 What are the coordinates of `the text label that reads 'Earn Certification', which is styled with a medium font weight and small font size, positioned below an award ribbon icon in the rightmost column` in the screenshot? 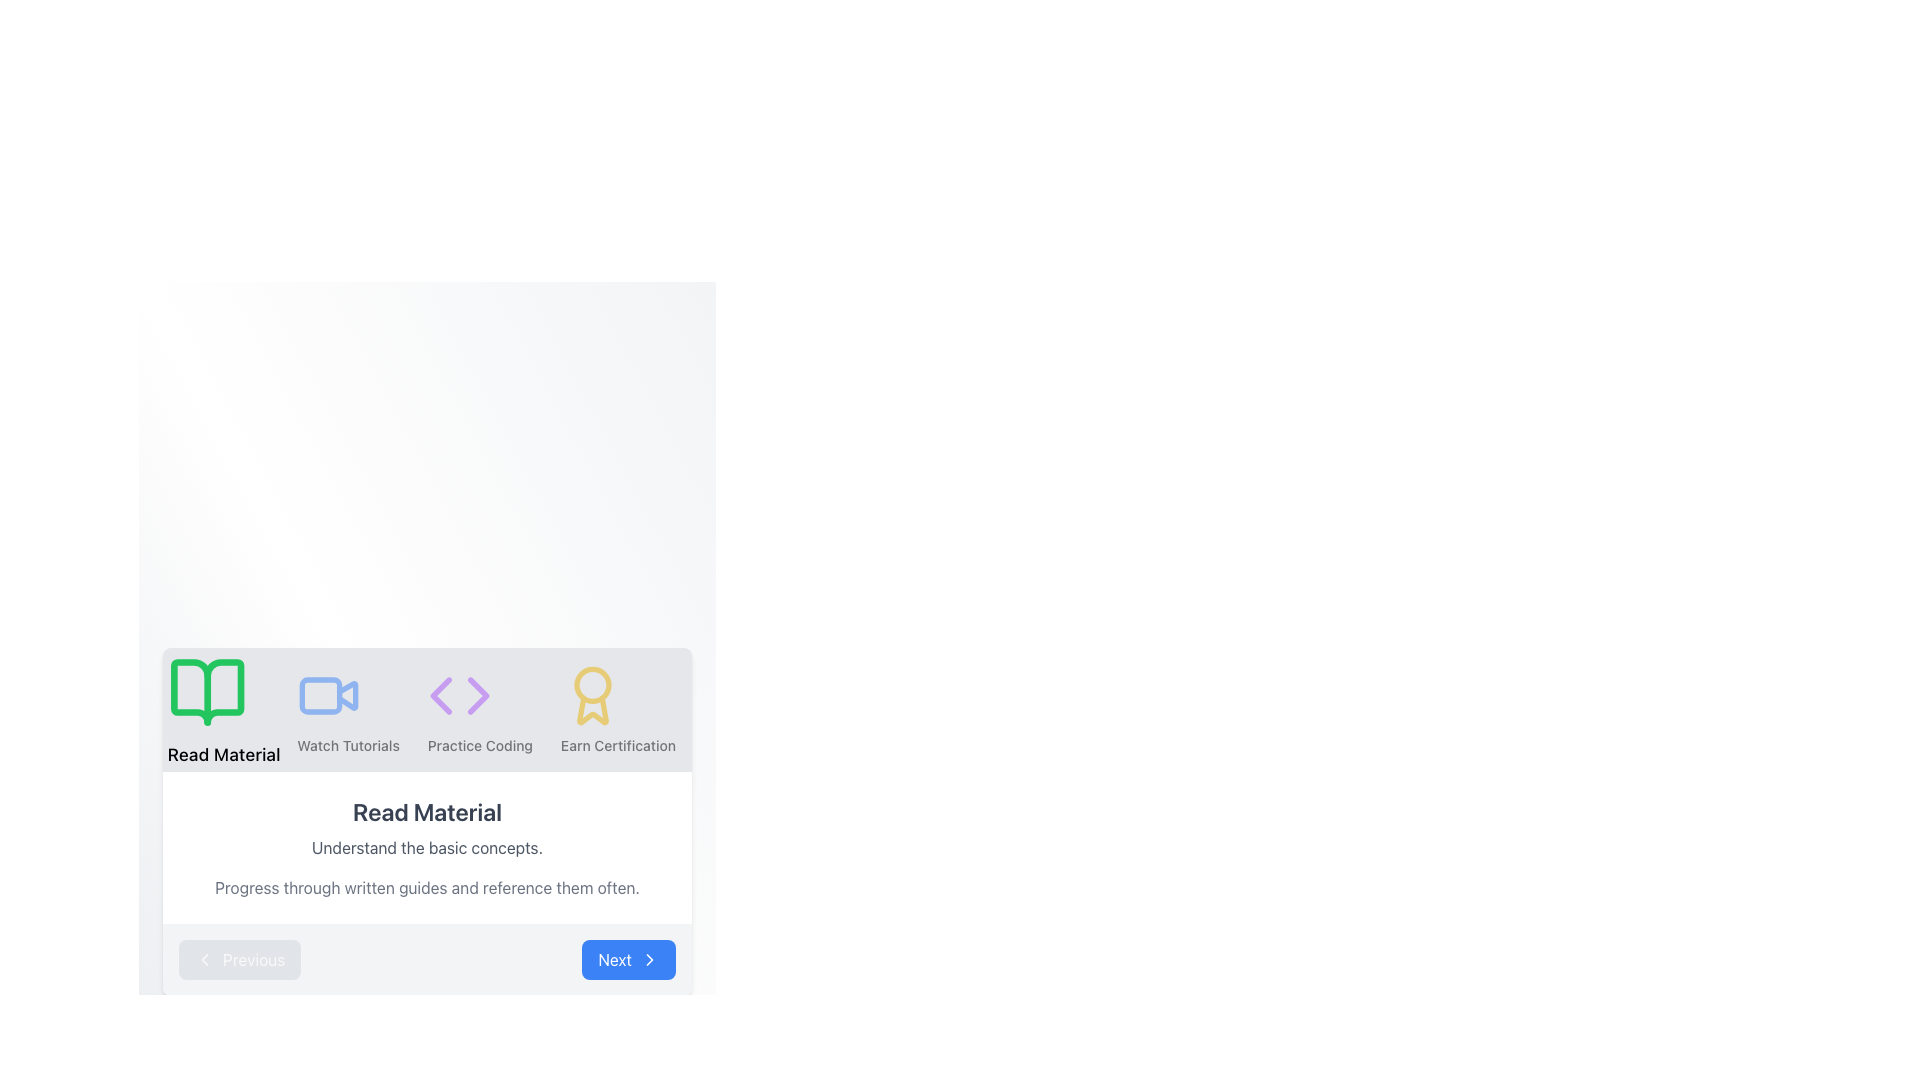 It's located at (617, 745).